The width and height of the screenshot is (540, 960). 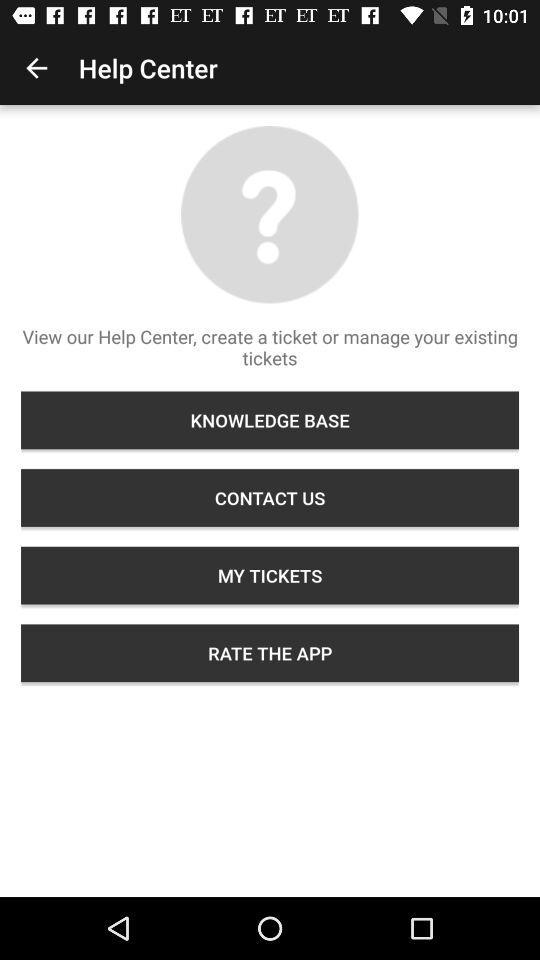 What do you see at coordinates (270, 496) in the screenshot?
I see `the icon below the knowledge base icon` at bounding box center [270, 496].